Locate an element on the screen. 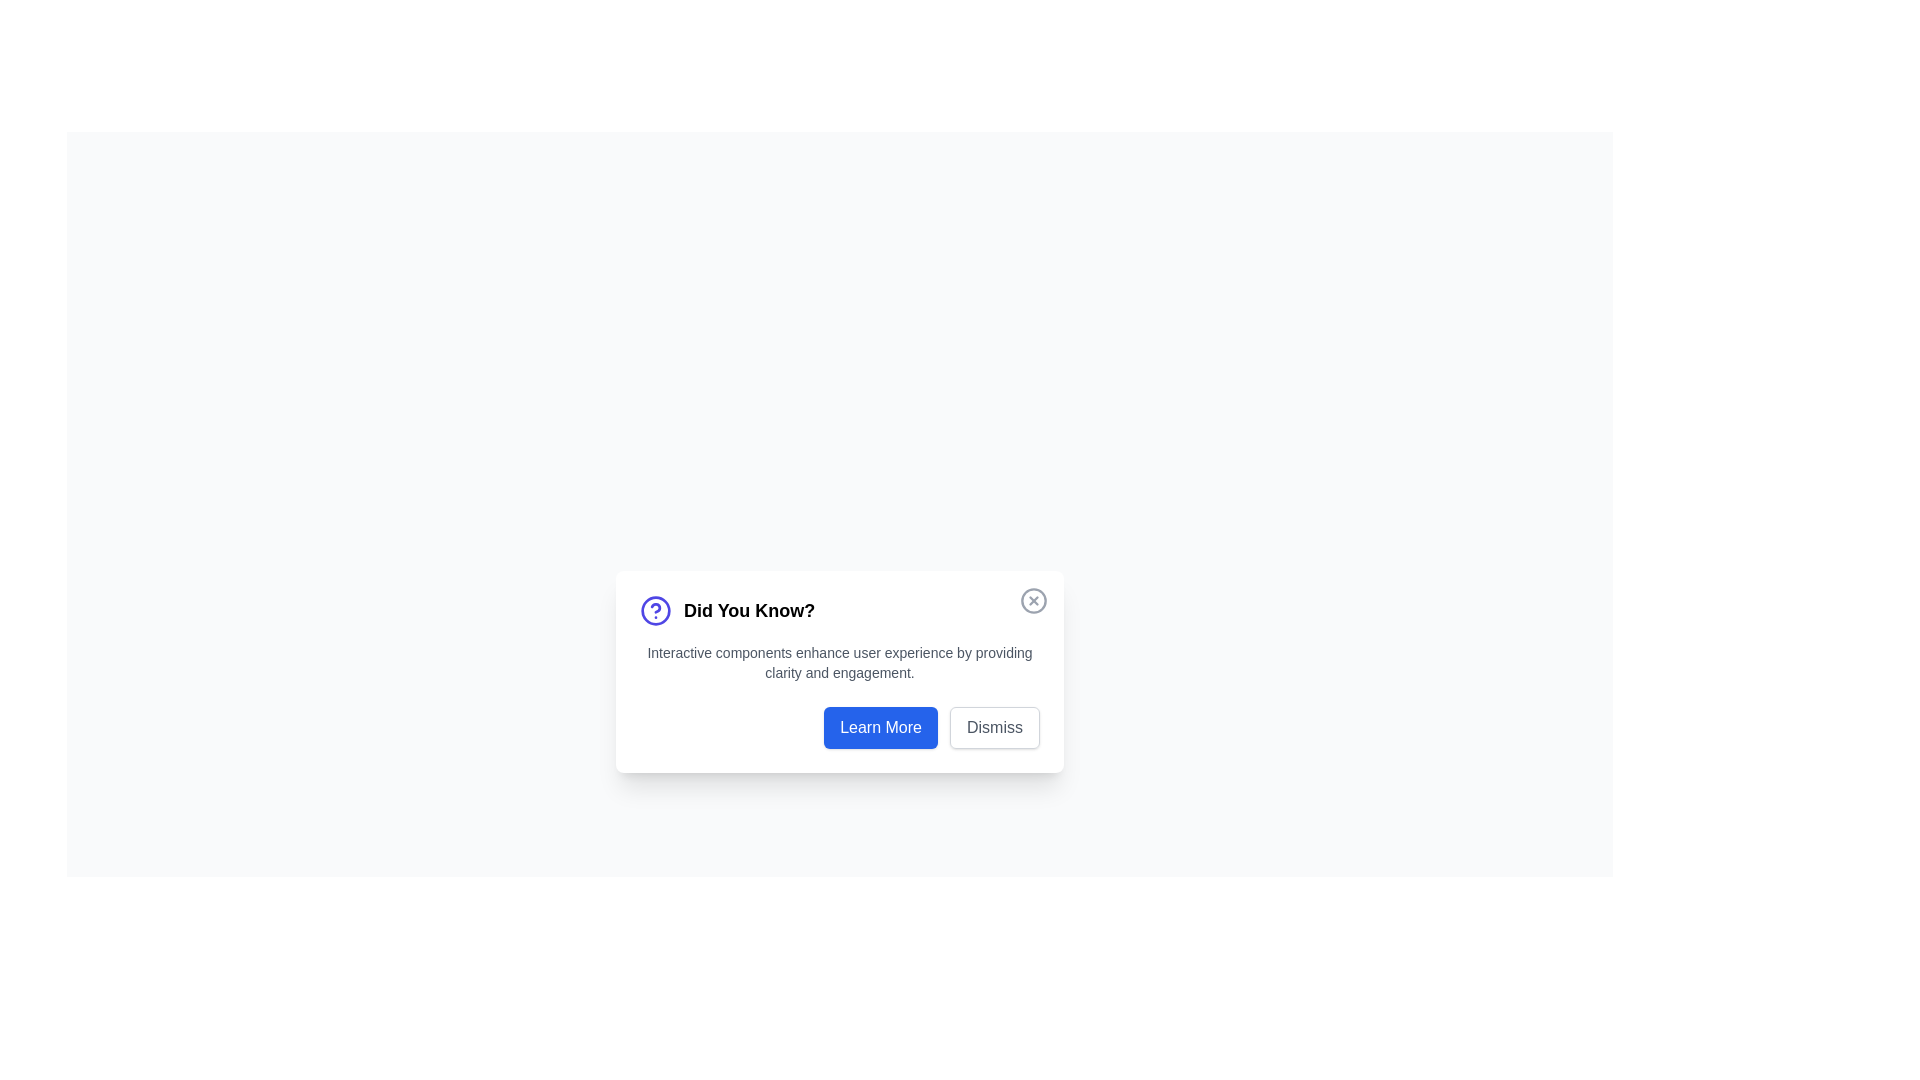 The height and width of the screenshot is (1080, 1920). the dismiss button located on the lower right side of the centered modal dialog box is located at coordinates (994, 728).